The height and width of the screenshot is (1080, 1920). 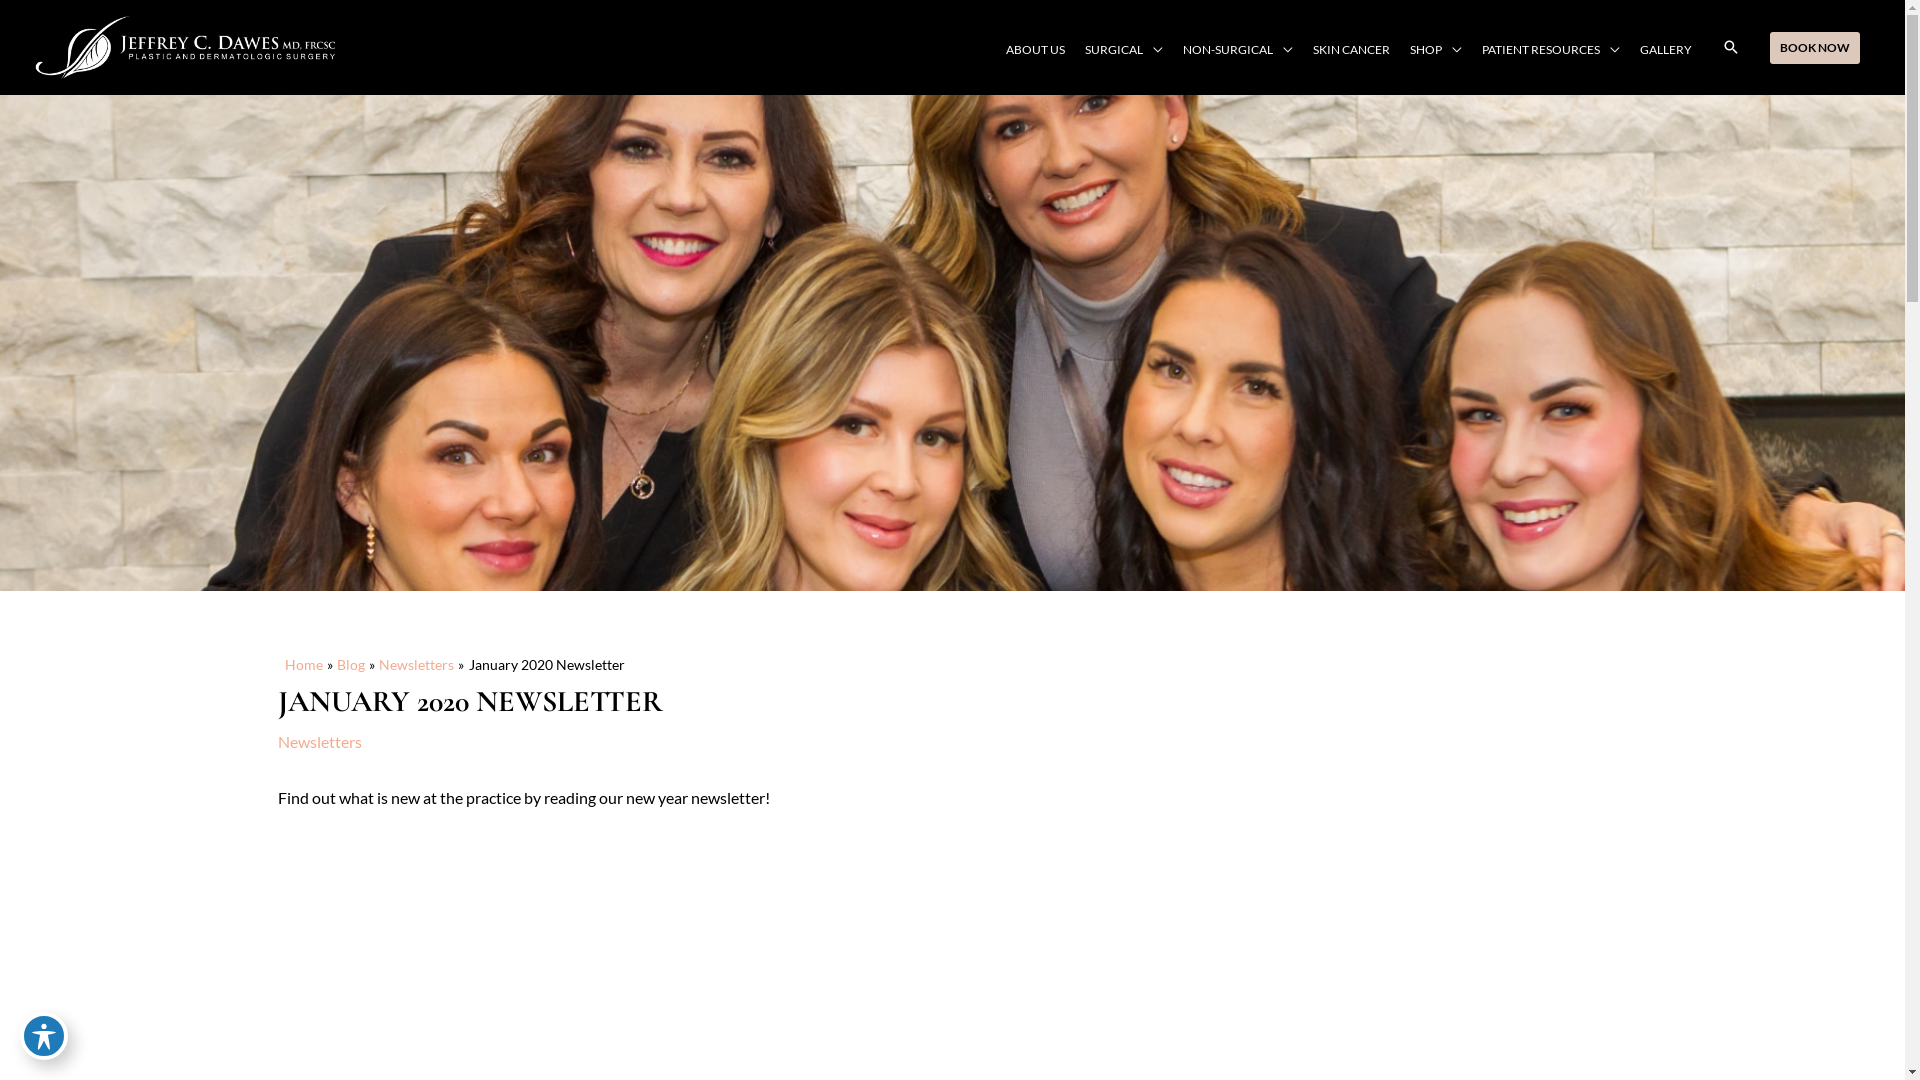 I want to click on 'Newsletters', so click(x=320, y=741).